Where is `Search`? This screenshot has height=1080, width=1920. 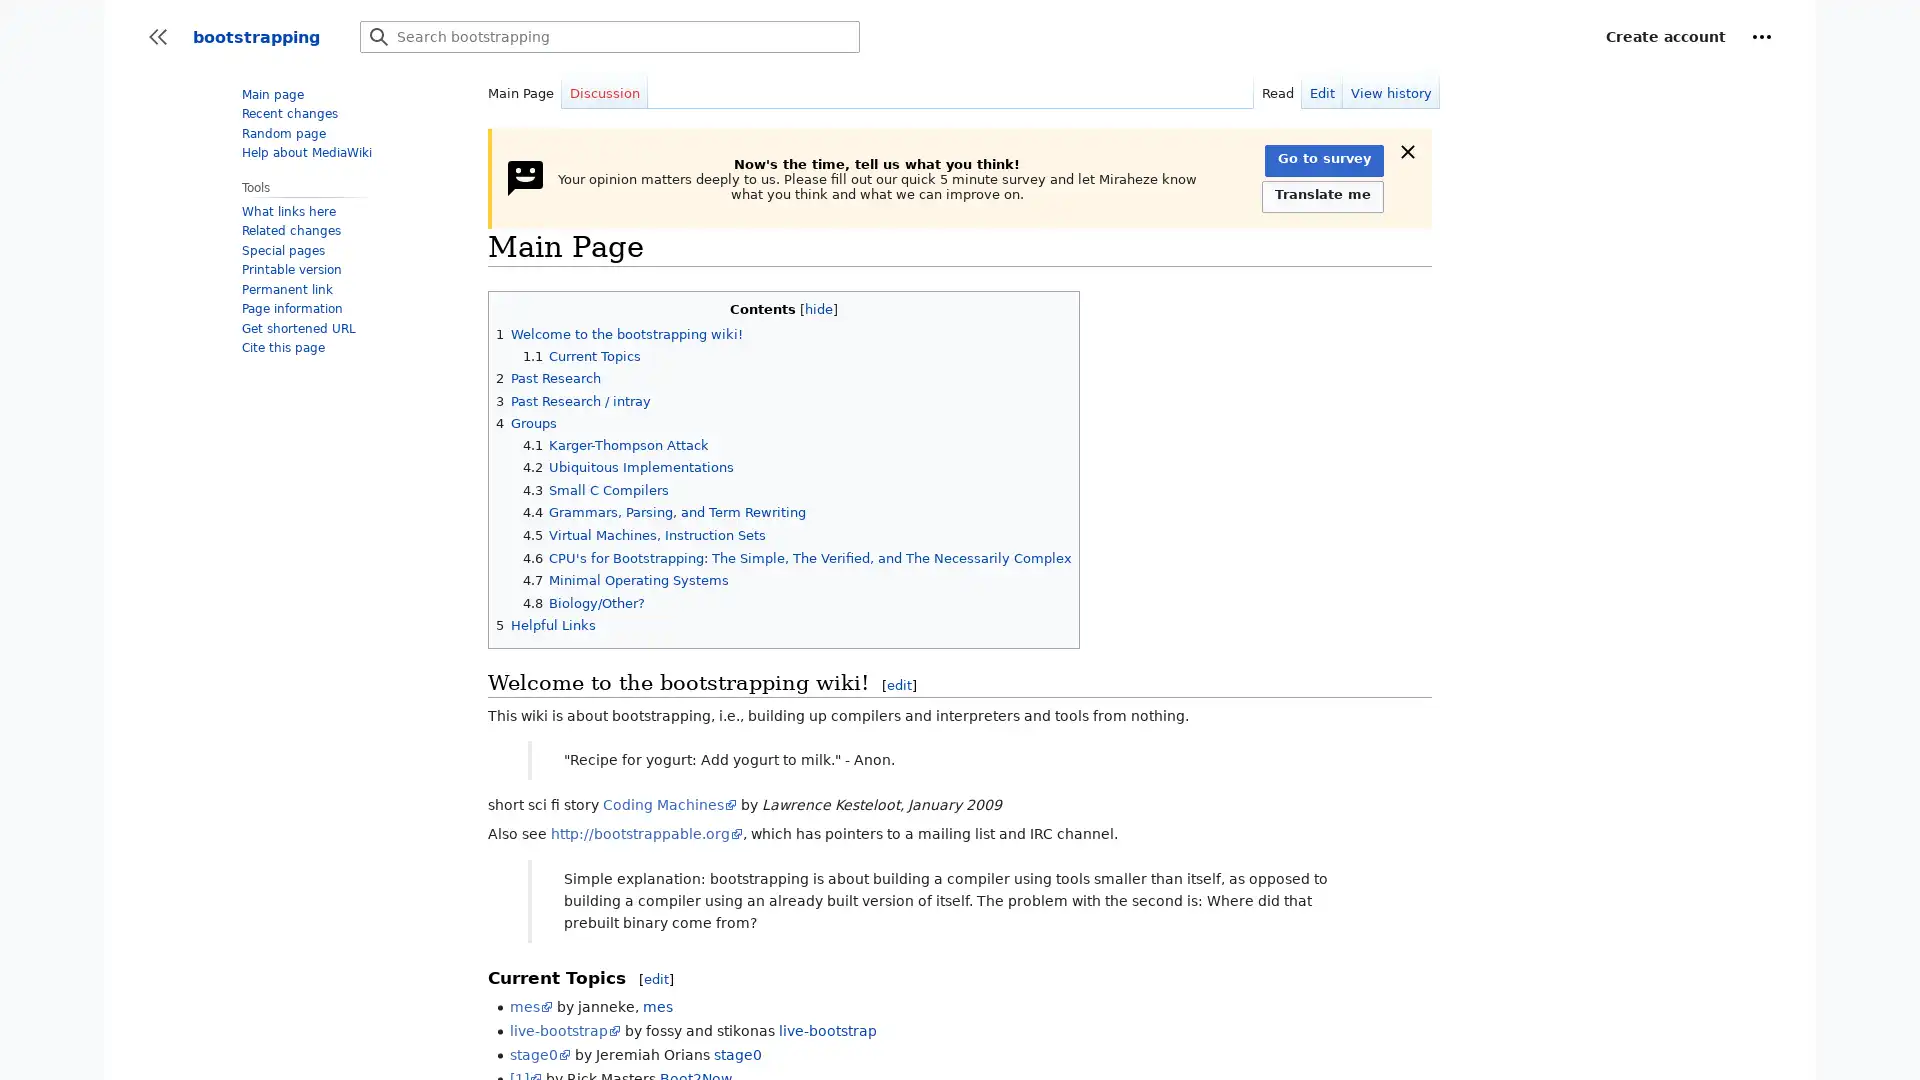 Search is located at coordinates (379, 37).